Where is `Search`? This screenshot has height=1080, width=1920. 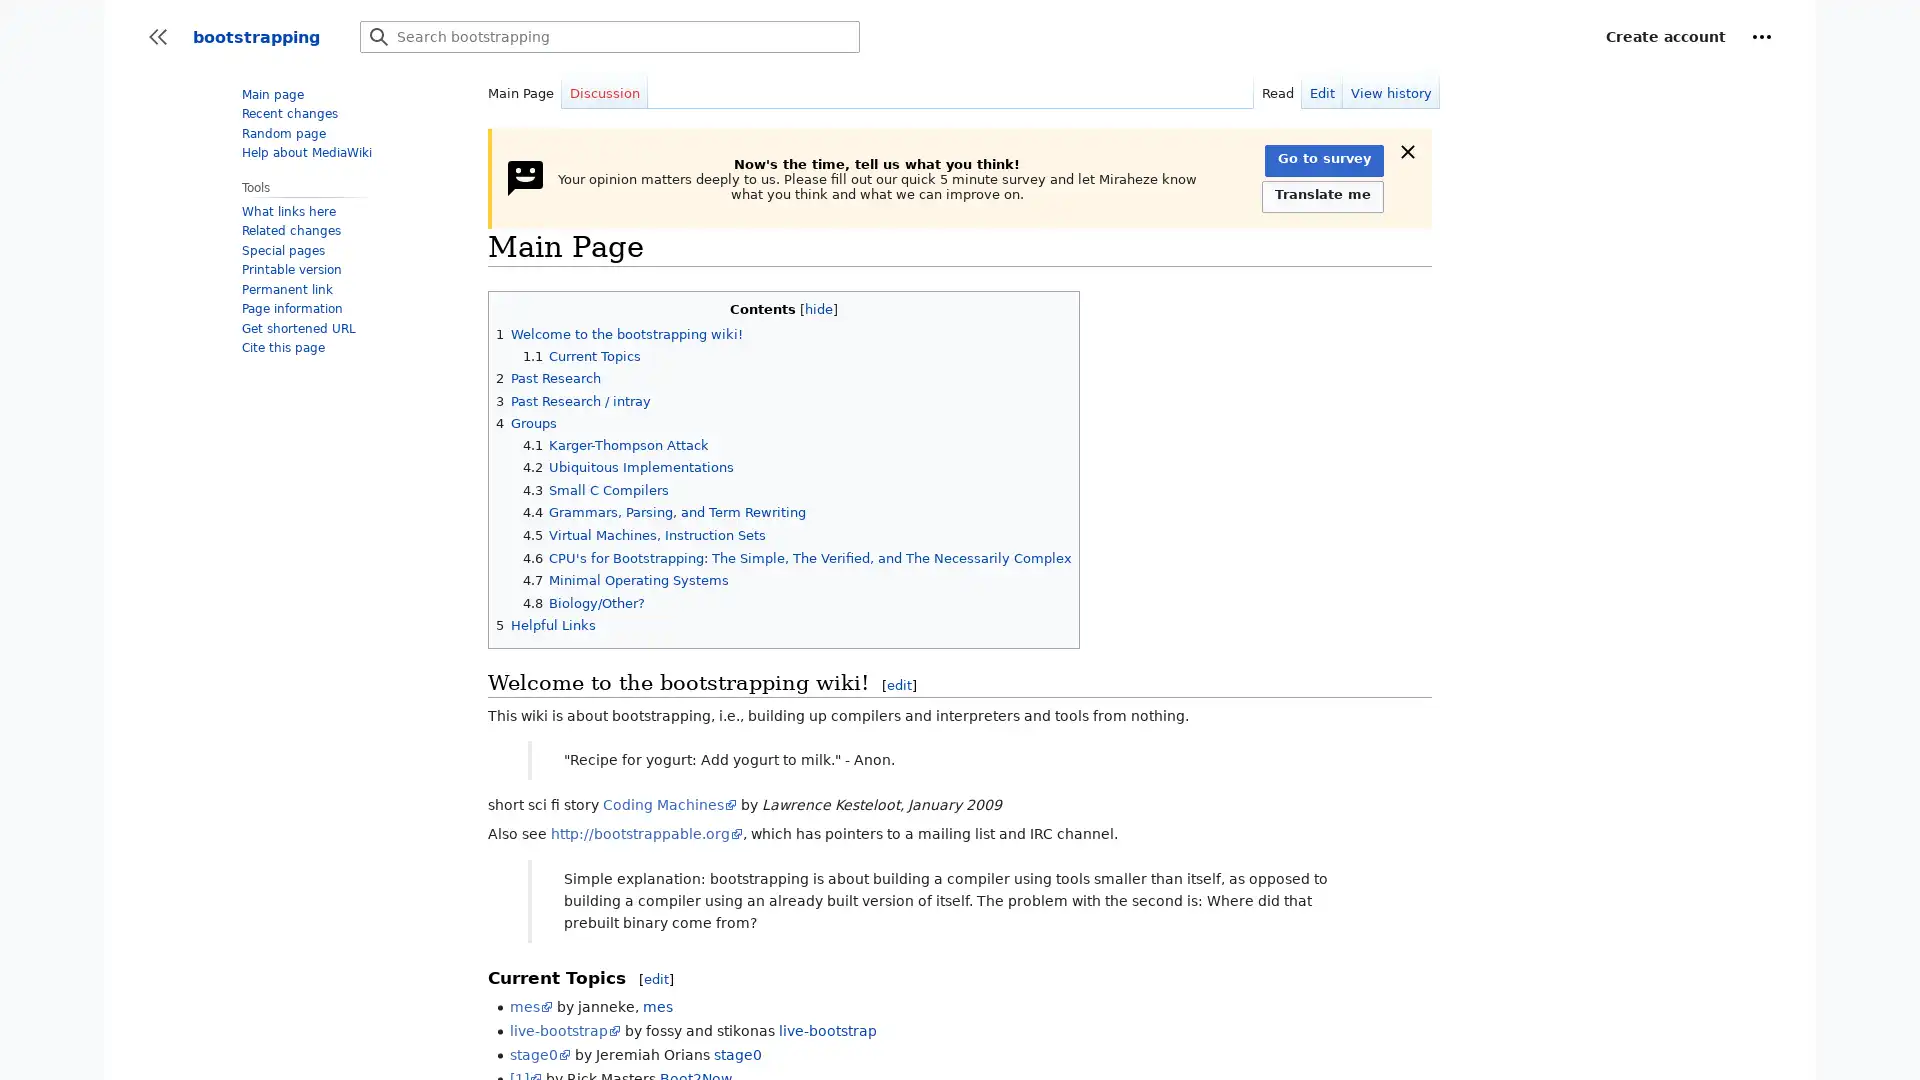 Search is located at coordinates (379, 37).